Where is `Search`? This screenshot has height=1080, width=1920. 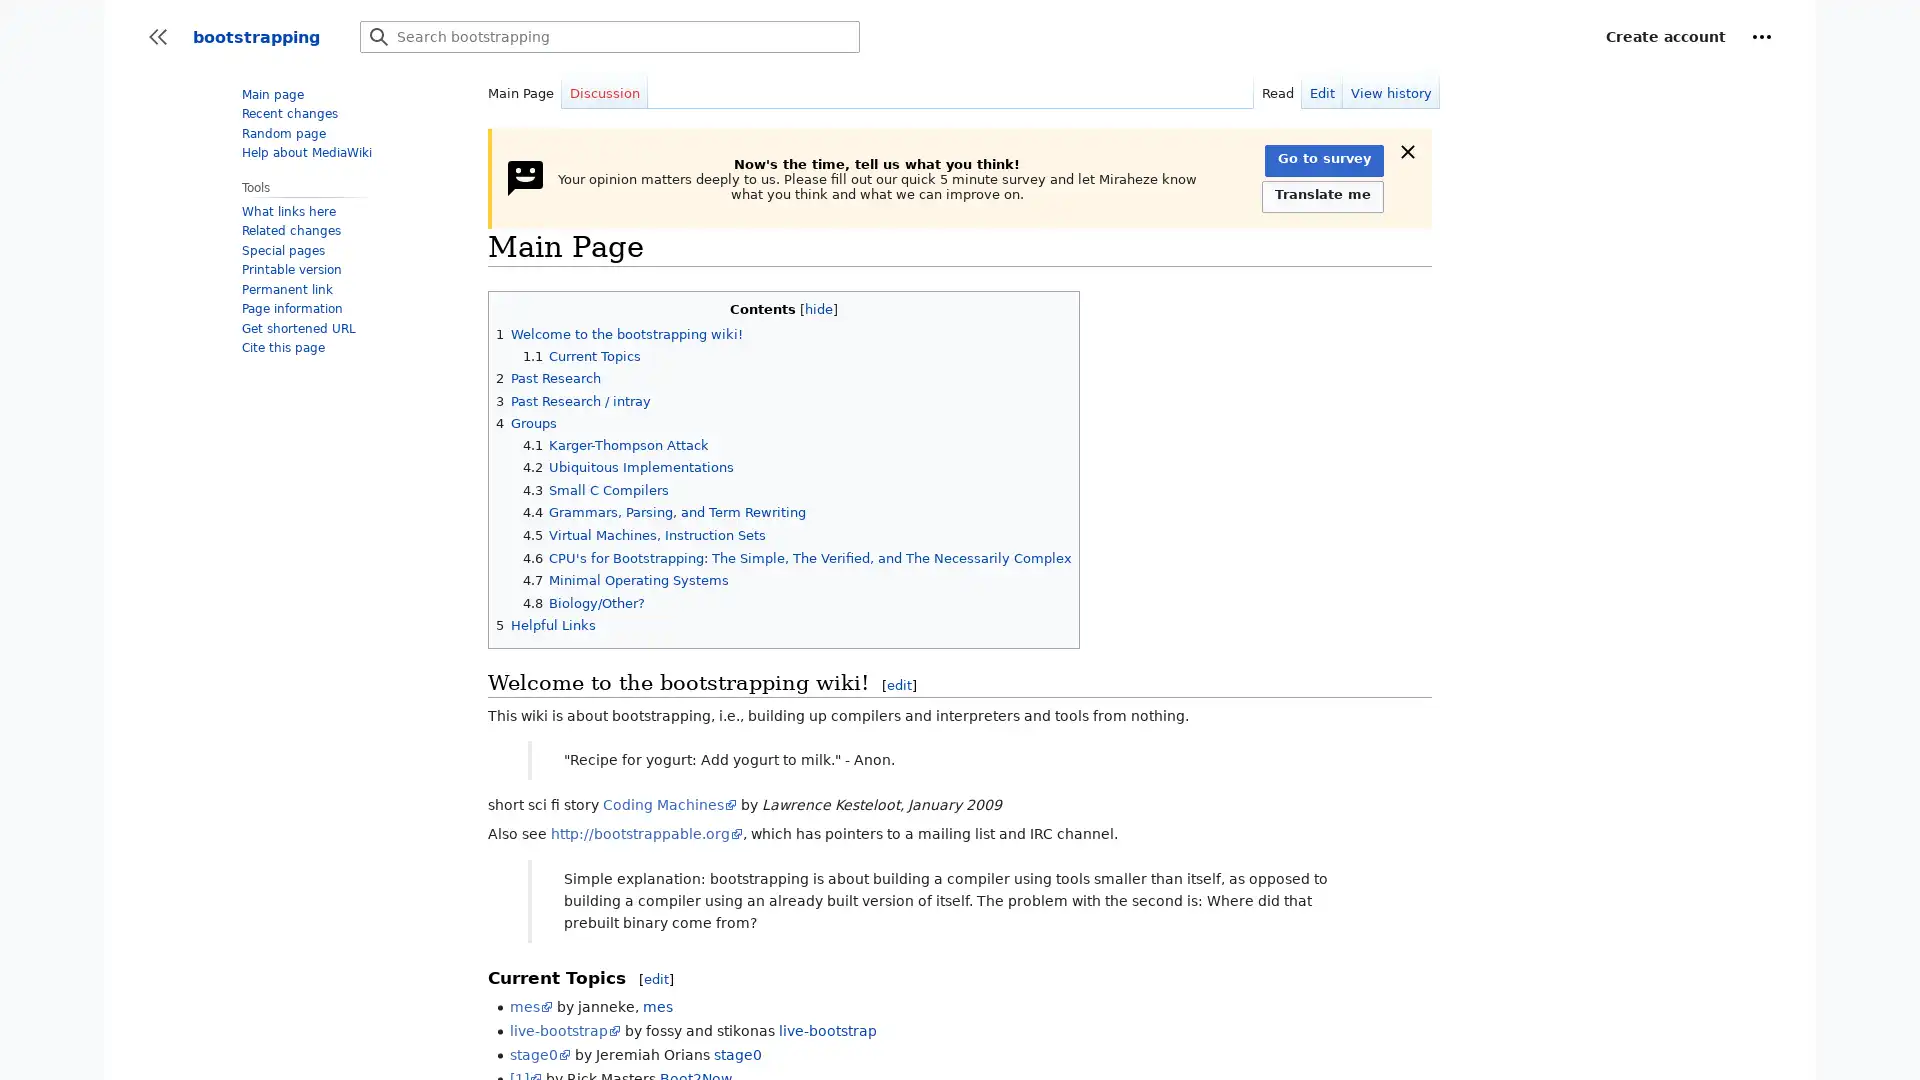 Search is located at coordinates (379, 37).